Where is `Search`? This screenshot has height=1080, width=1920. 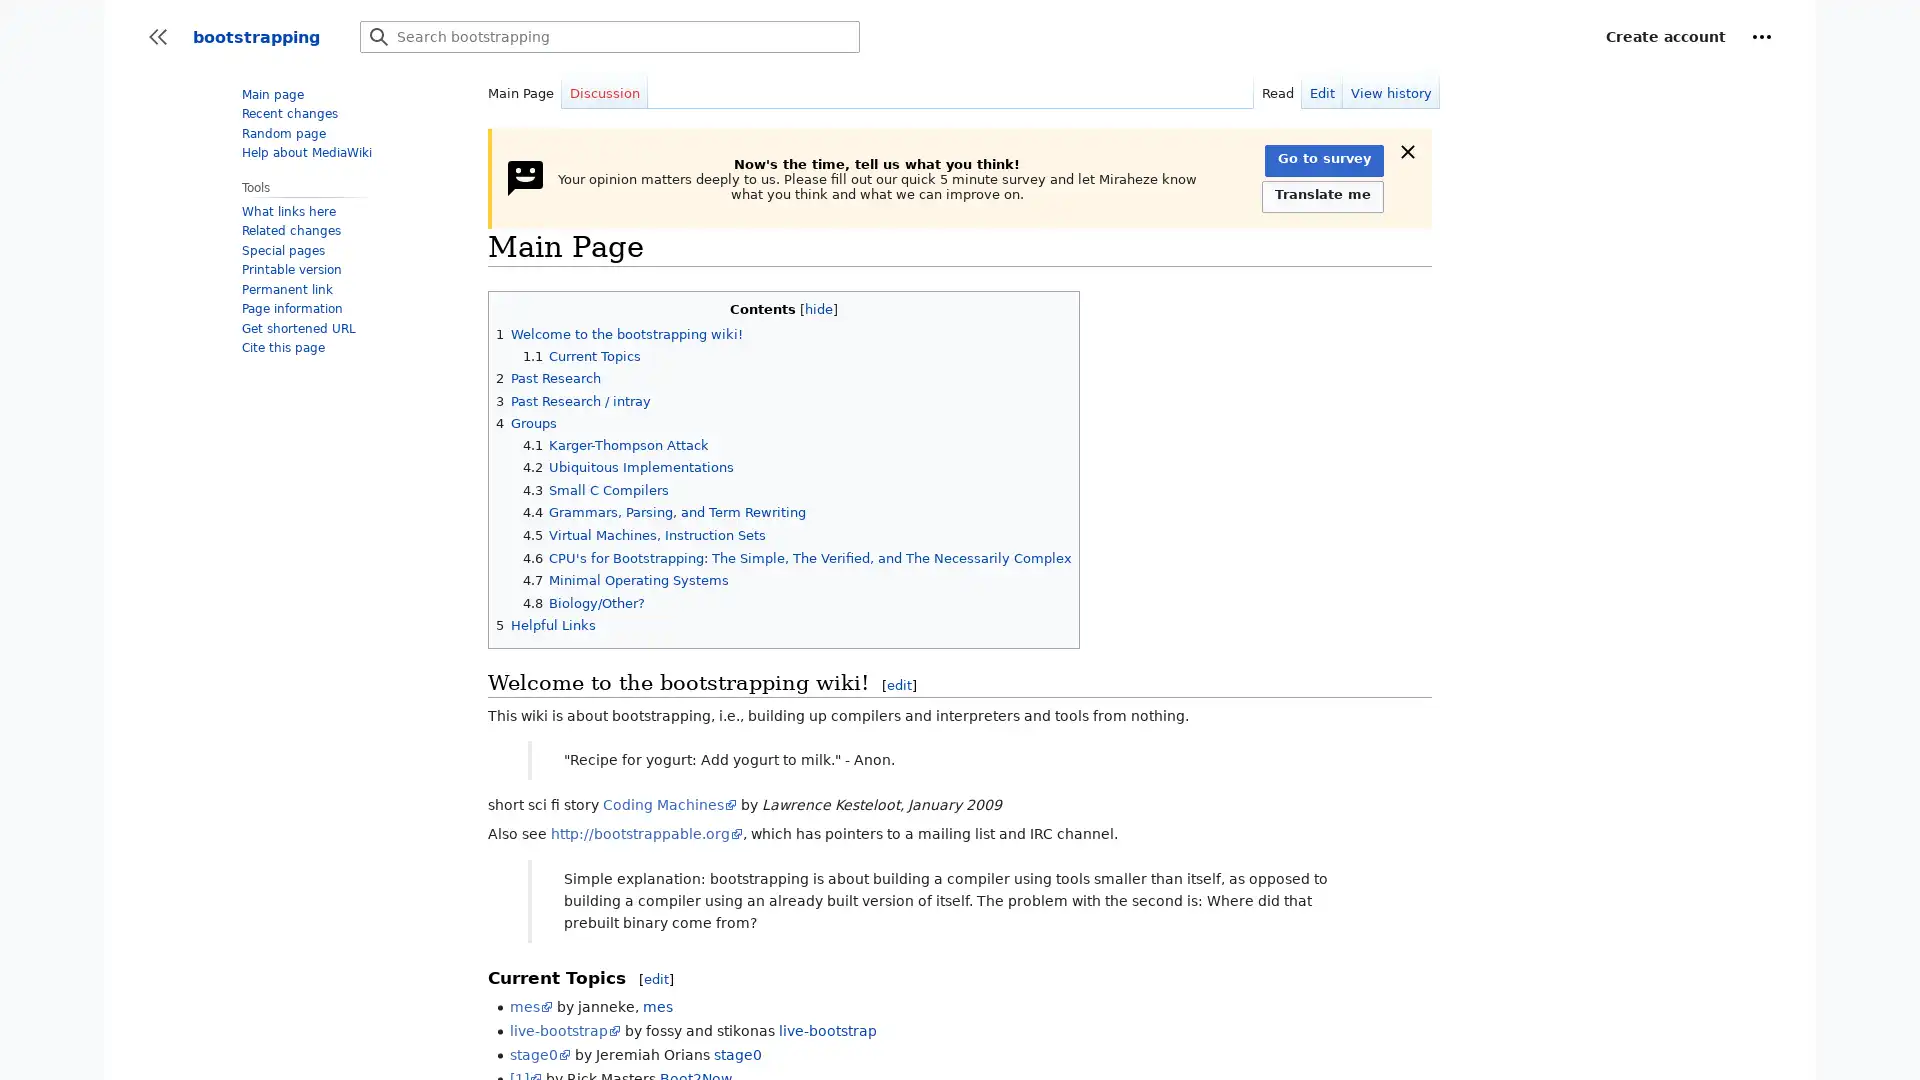 Search is located at coordinates (379, 37).